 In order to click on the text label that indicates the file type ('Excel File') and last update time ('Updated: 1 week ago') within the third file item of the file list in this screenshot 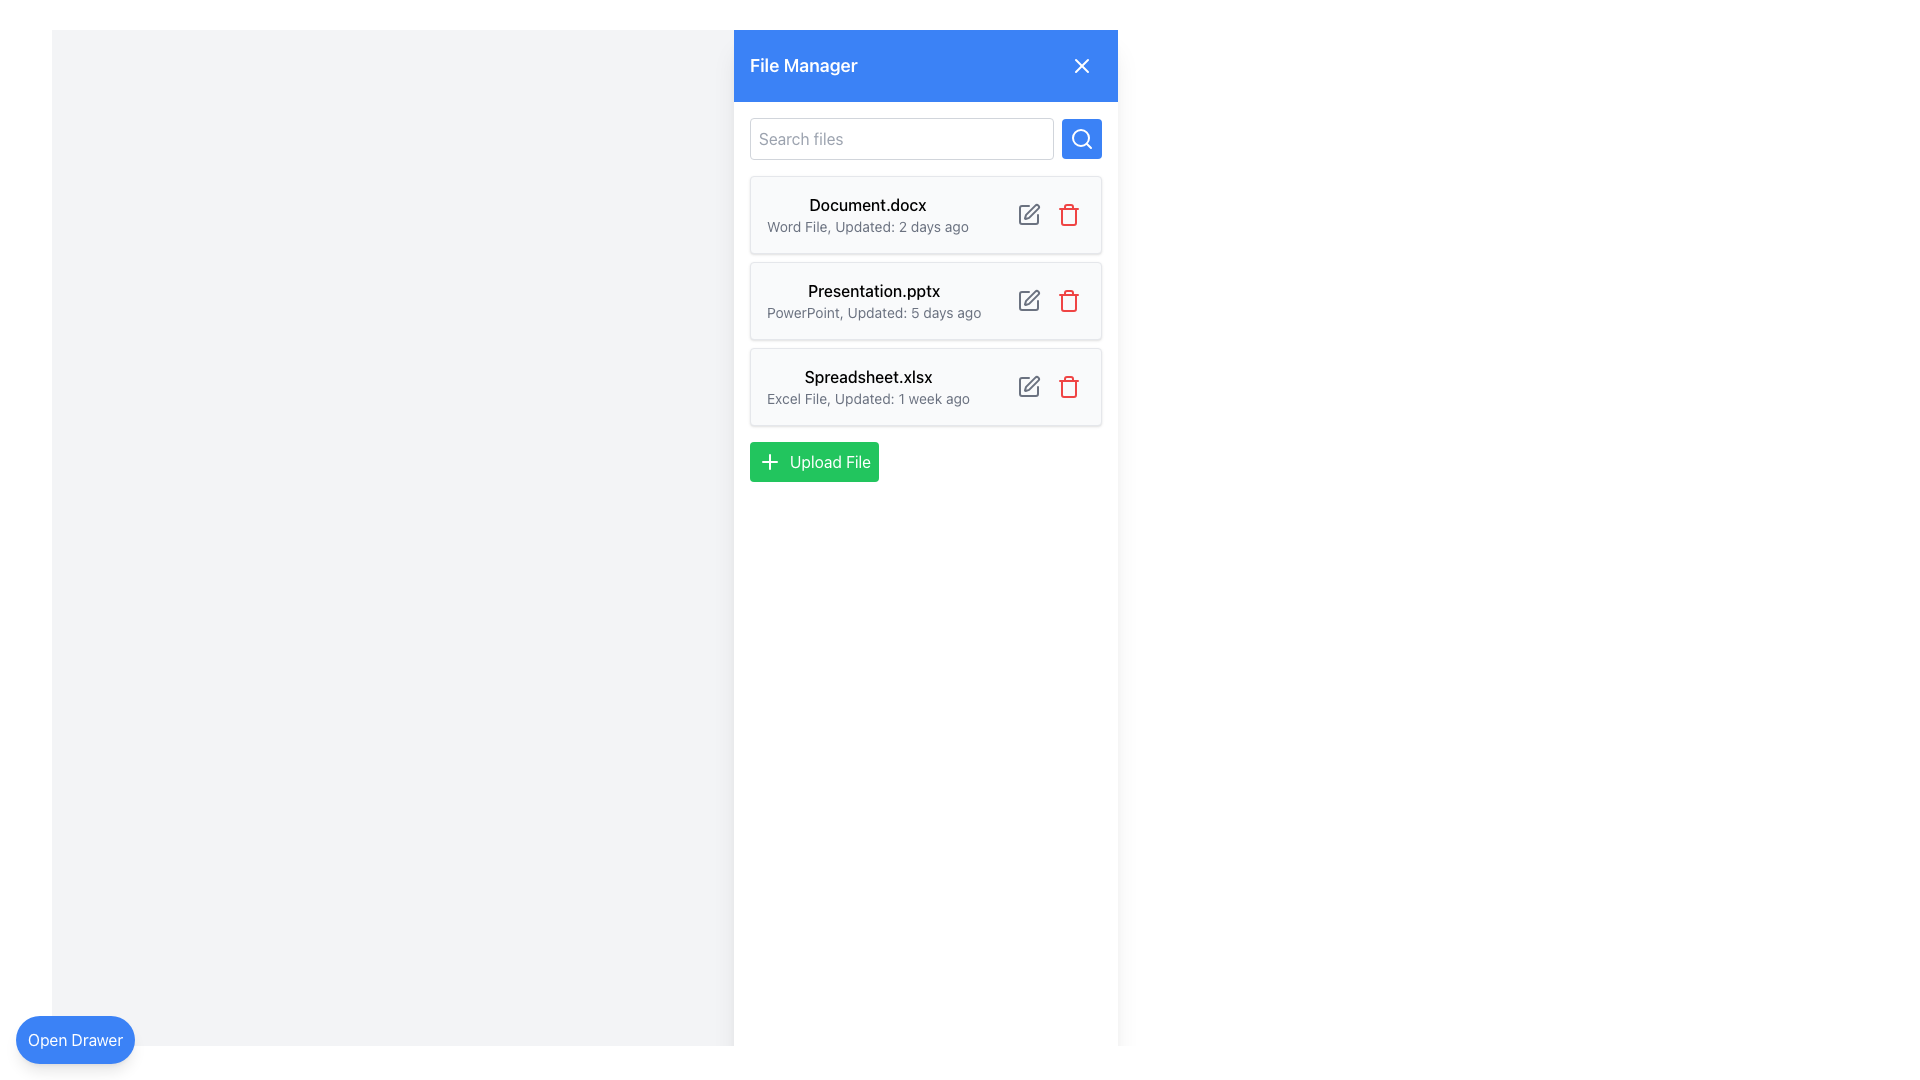, I will do `click(868, 398)`.